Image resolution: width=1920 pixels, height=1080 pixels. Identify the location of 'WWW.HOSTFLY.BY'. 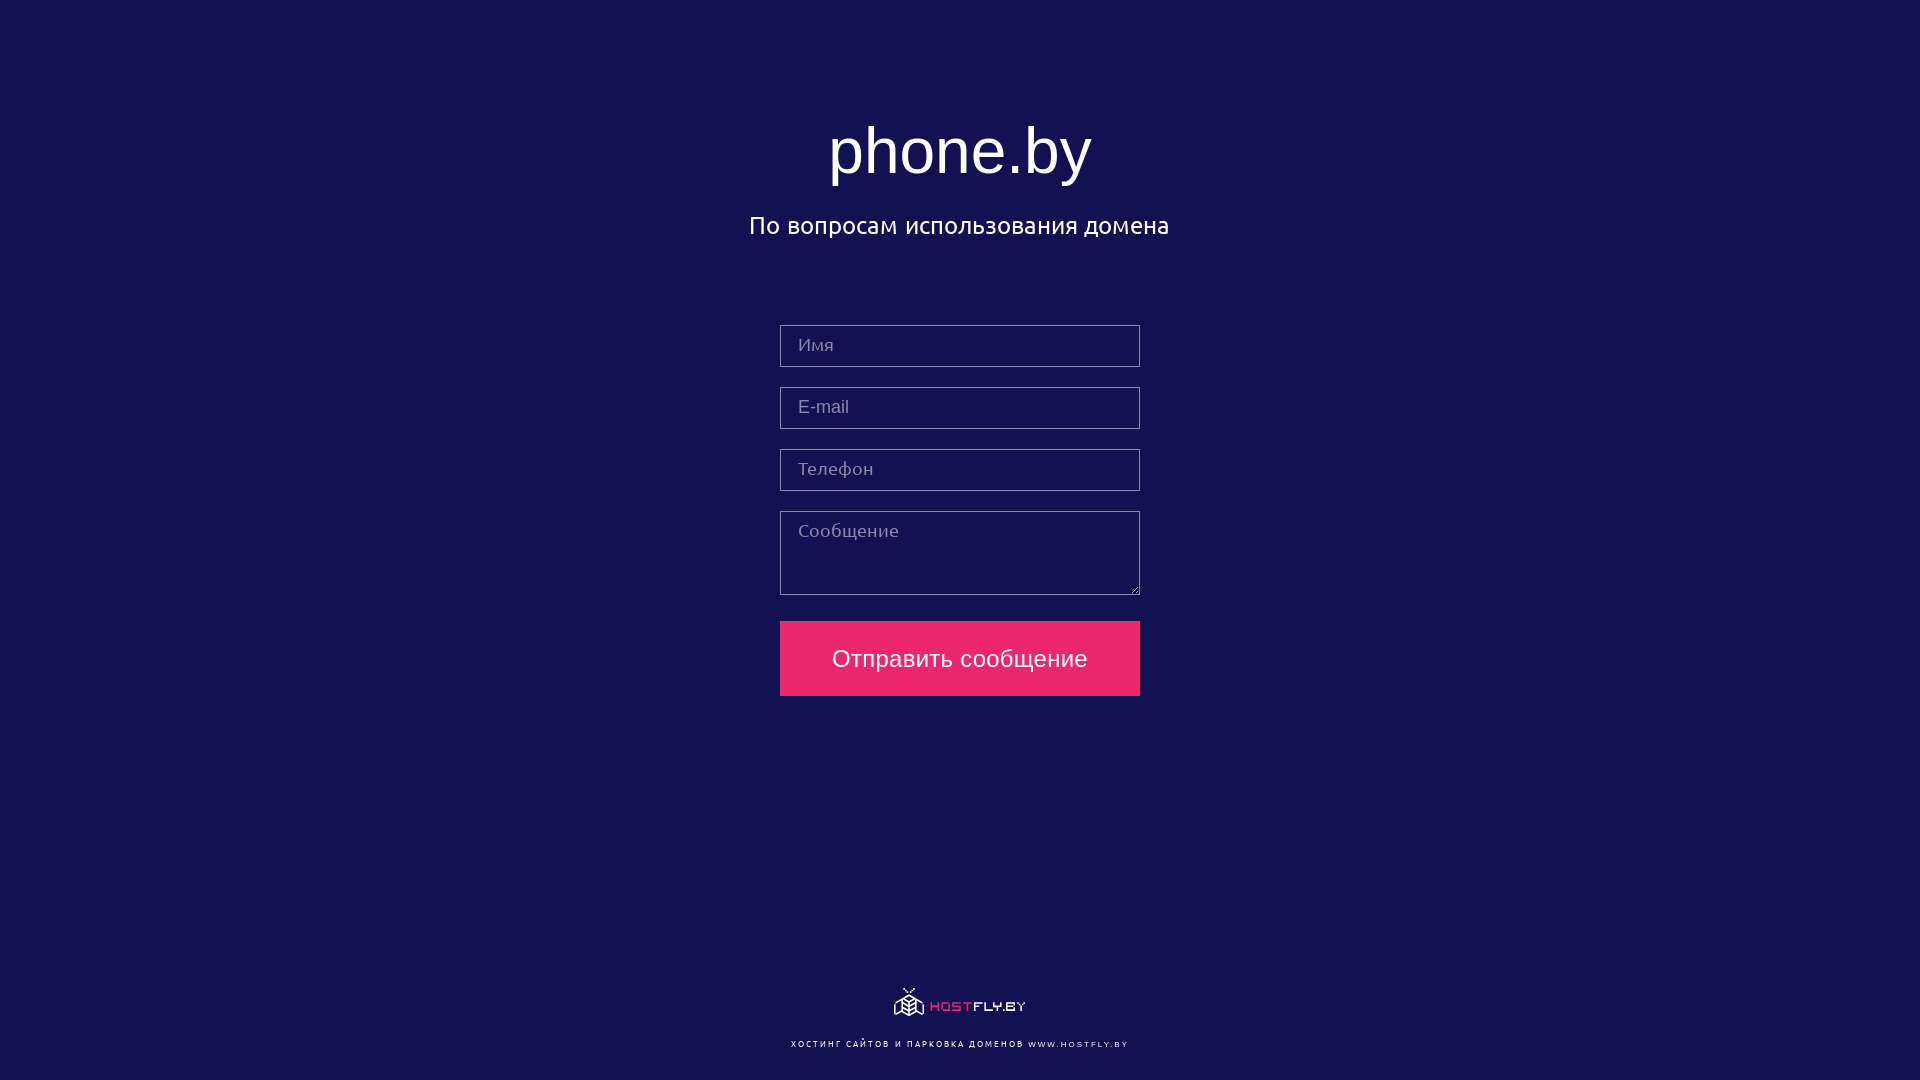
(1027, 1043).